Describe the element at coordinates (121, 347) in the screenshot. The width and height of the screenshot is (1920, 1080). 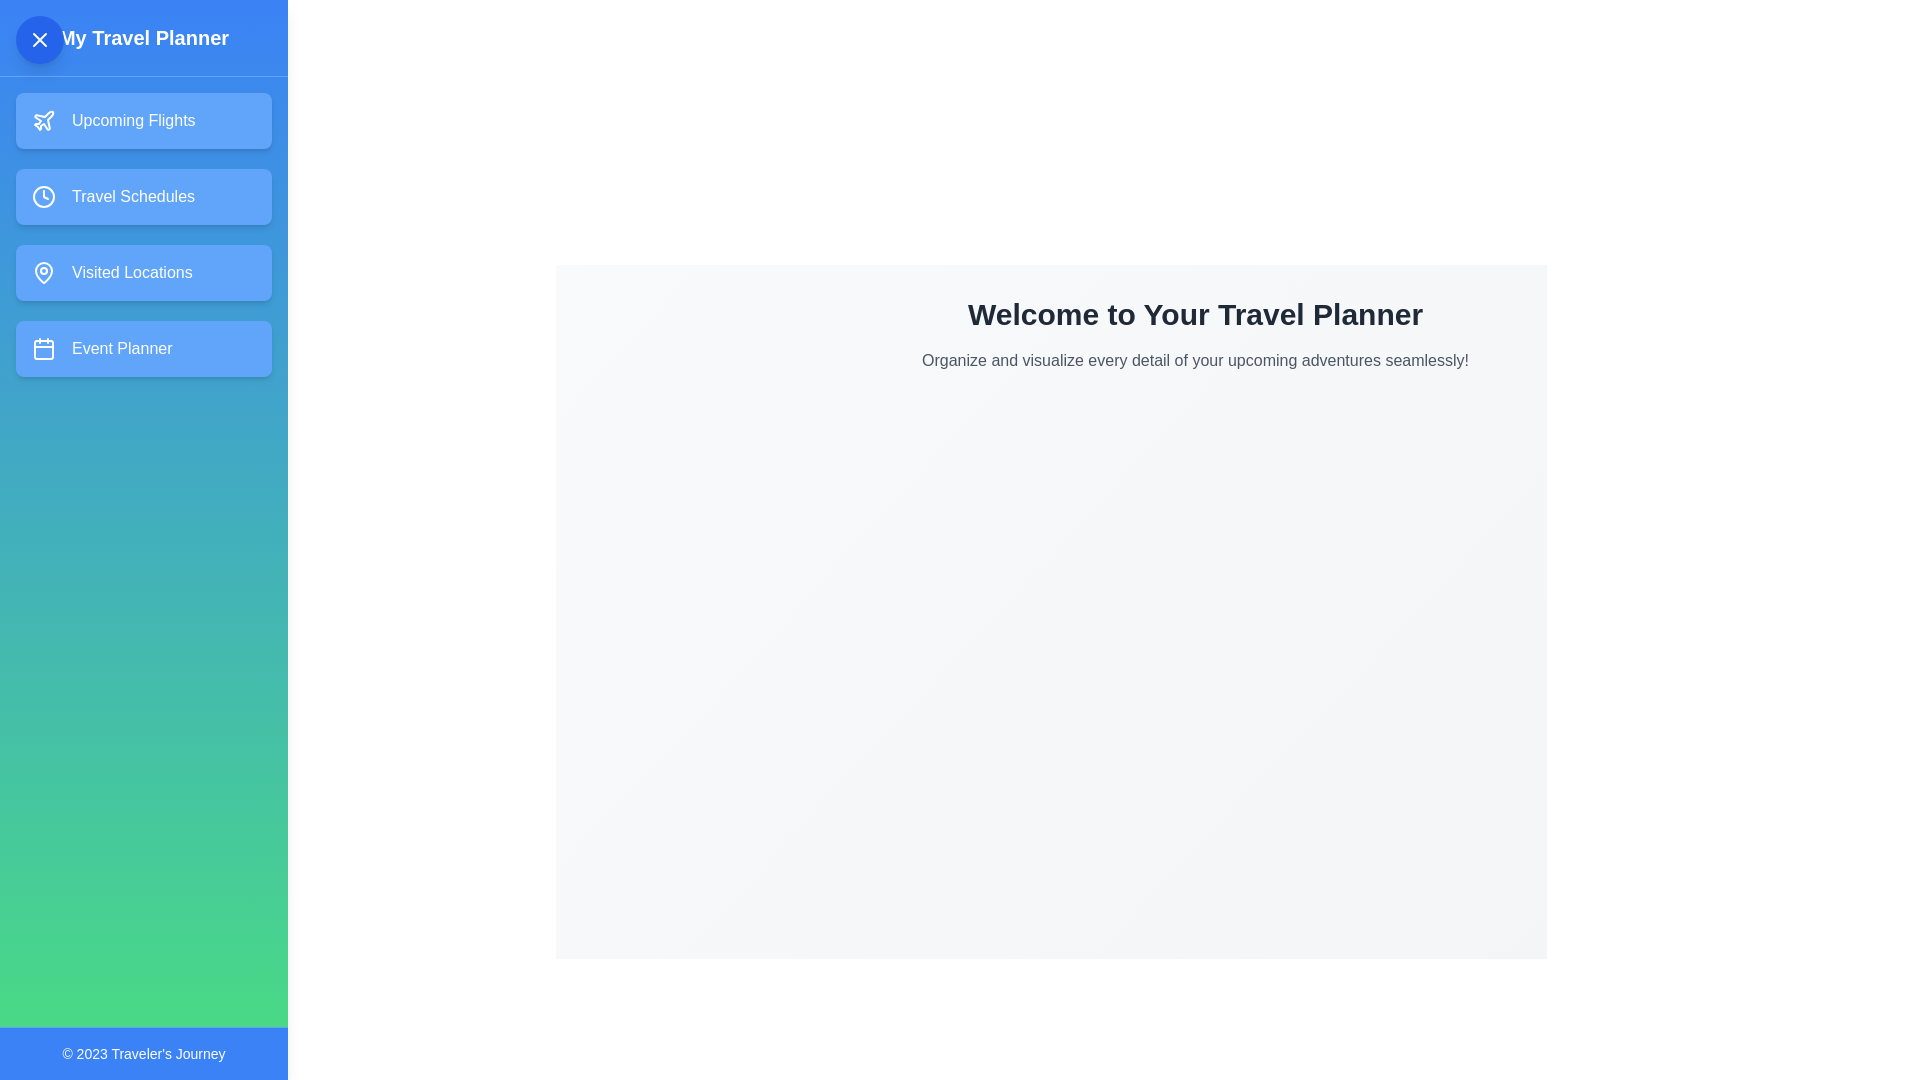
I see `the 'Event Planner' button, which is a text label in bold white font within a blue button that changes to greenish on mouse hover, located as the fourth item in a vertical sidebar menu` at that location.